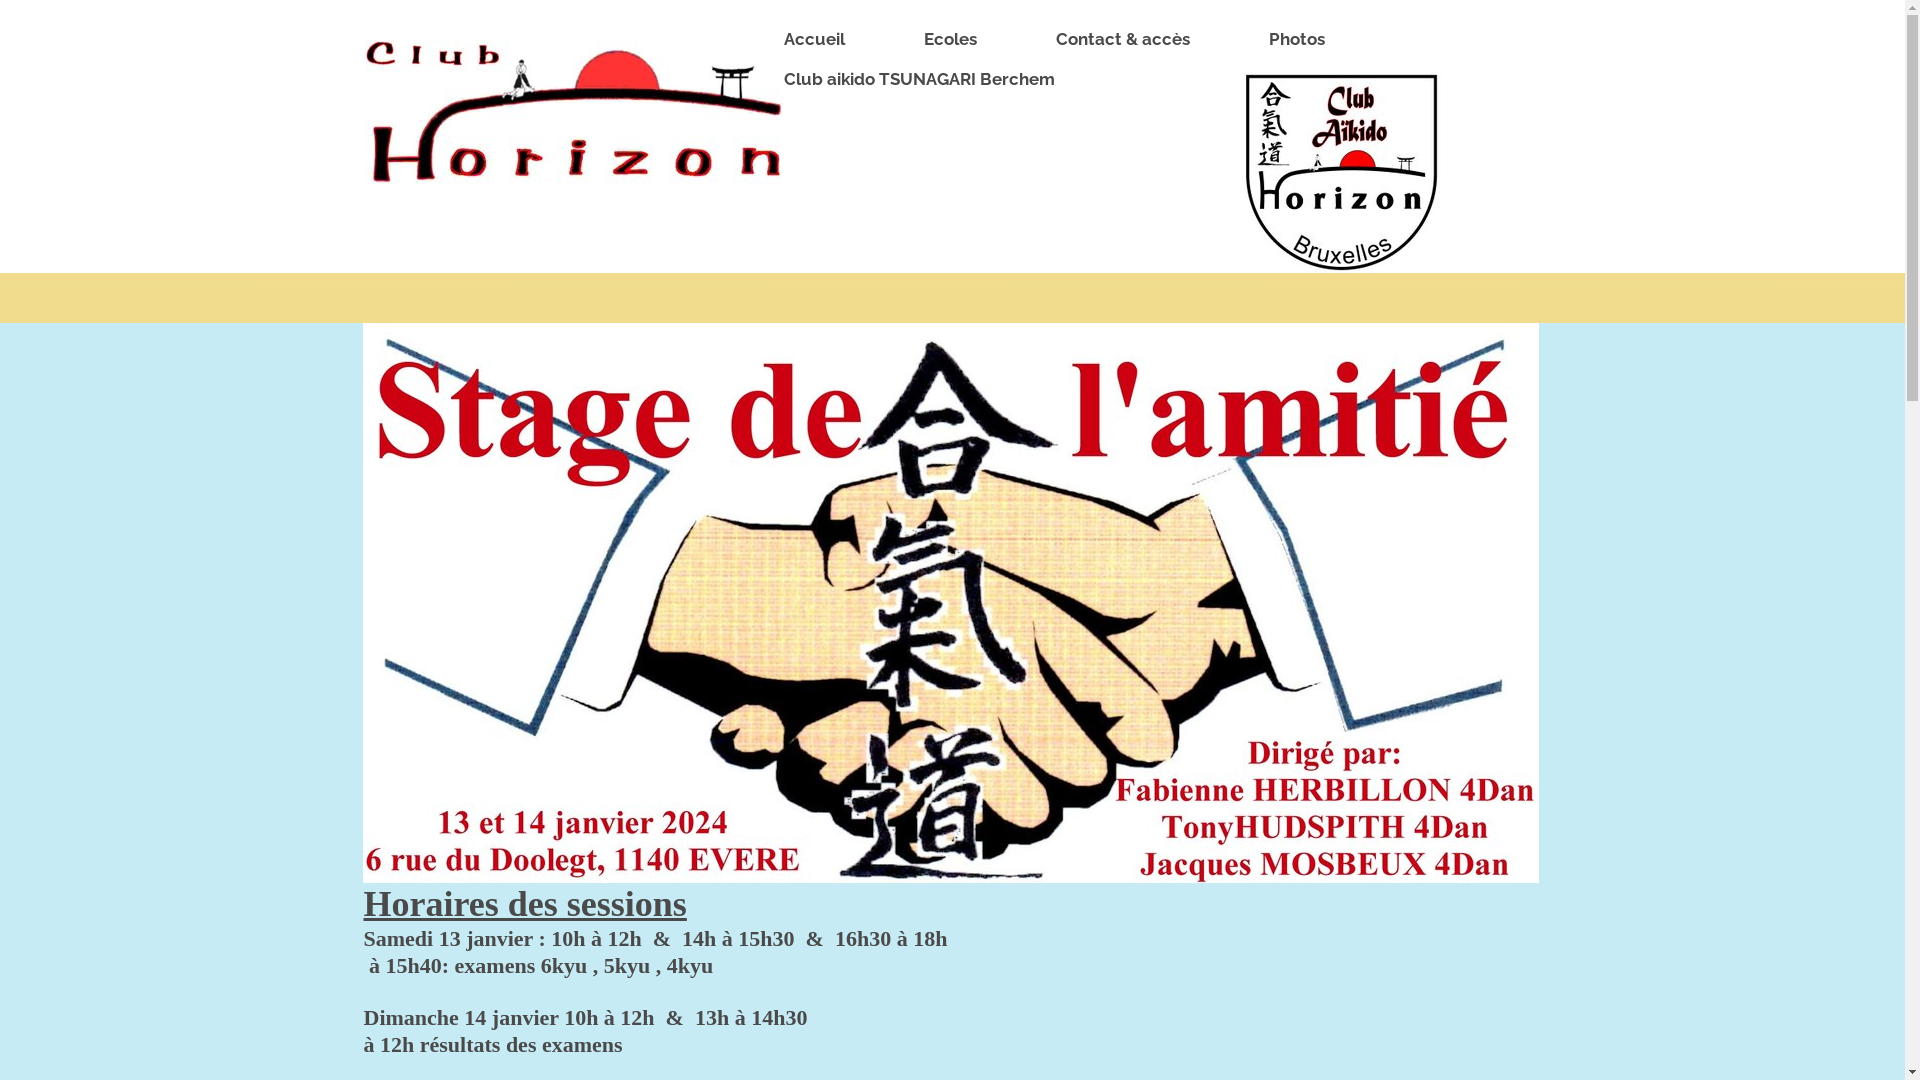  Describe the element at coordinates (1305, 39) in the screenshot. I see `'Photos'` at that location.